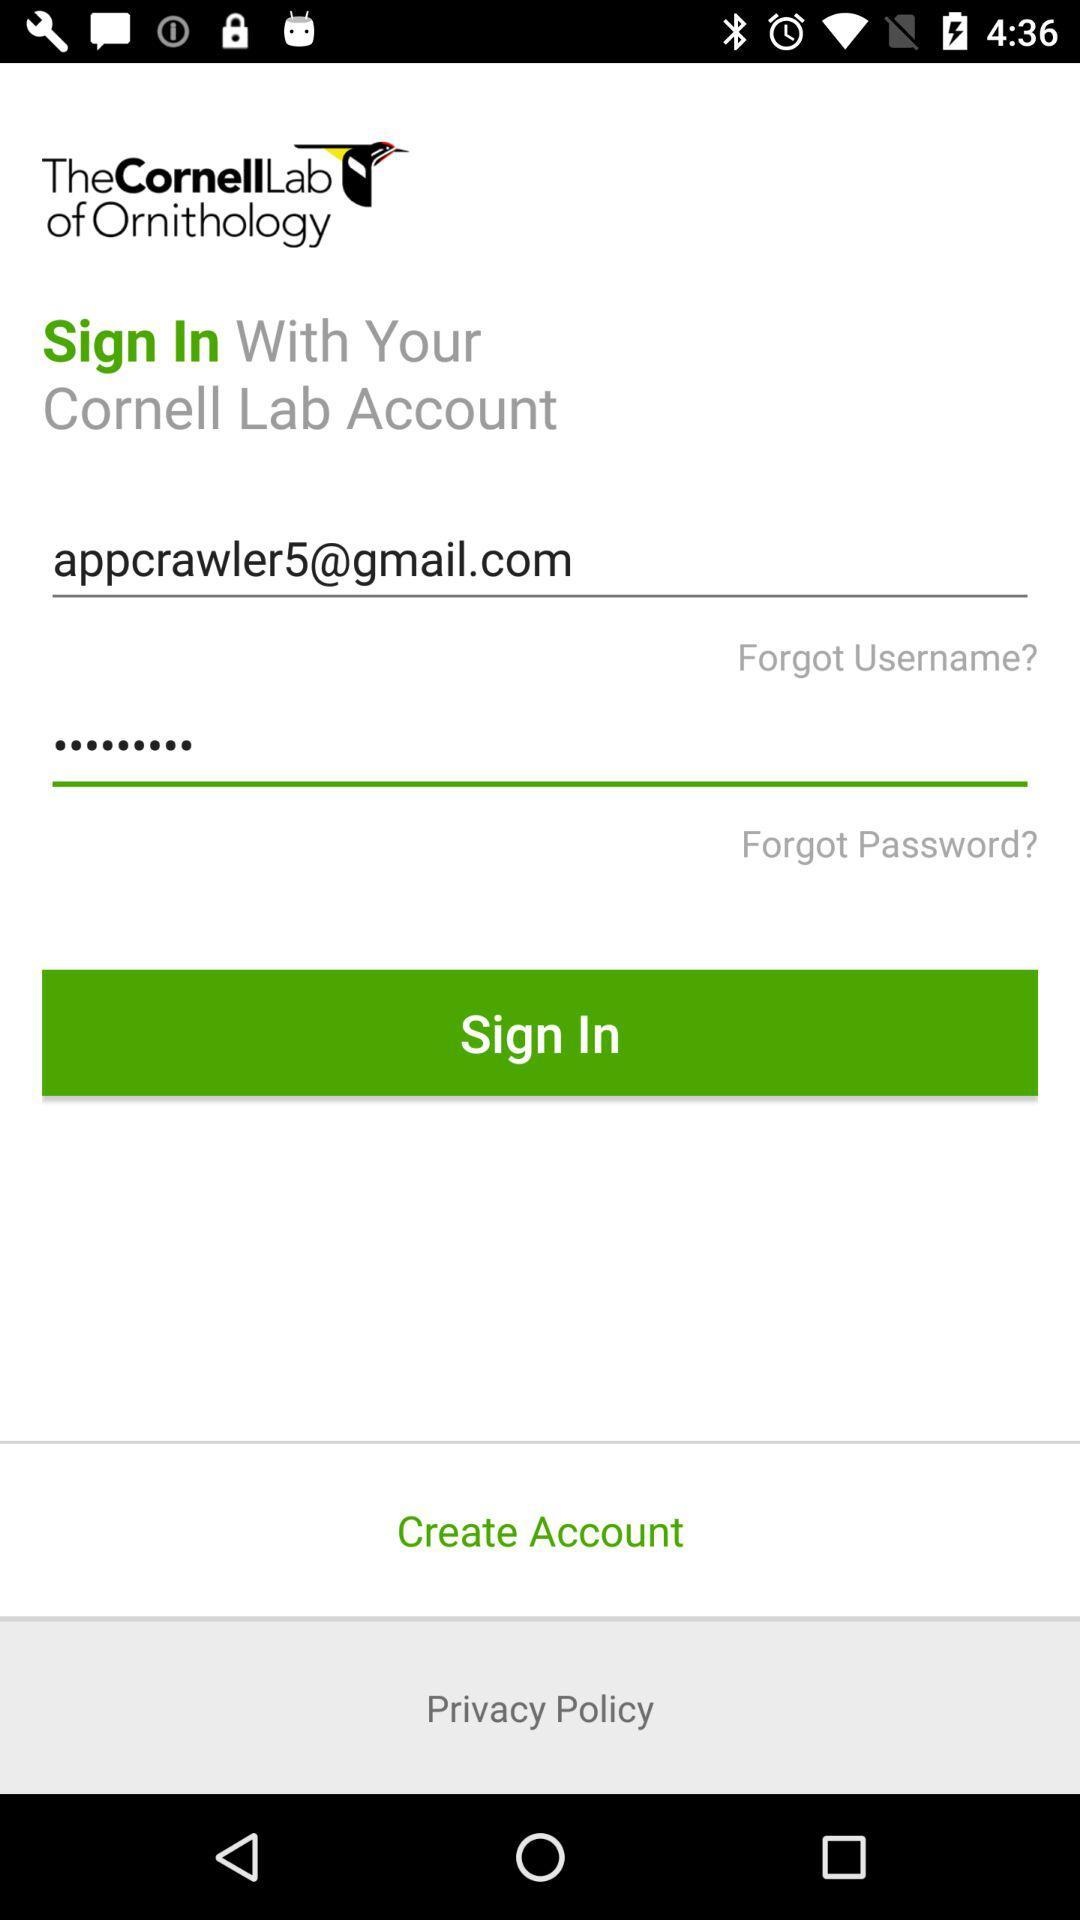 The image size is (1080, 1920). What do you see at coordinates (540, 1529) in the screenshot?
I see `create account icon` at bounding box center [540, 1529].